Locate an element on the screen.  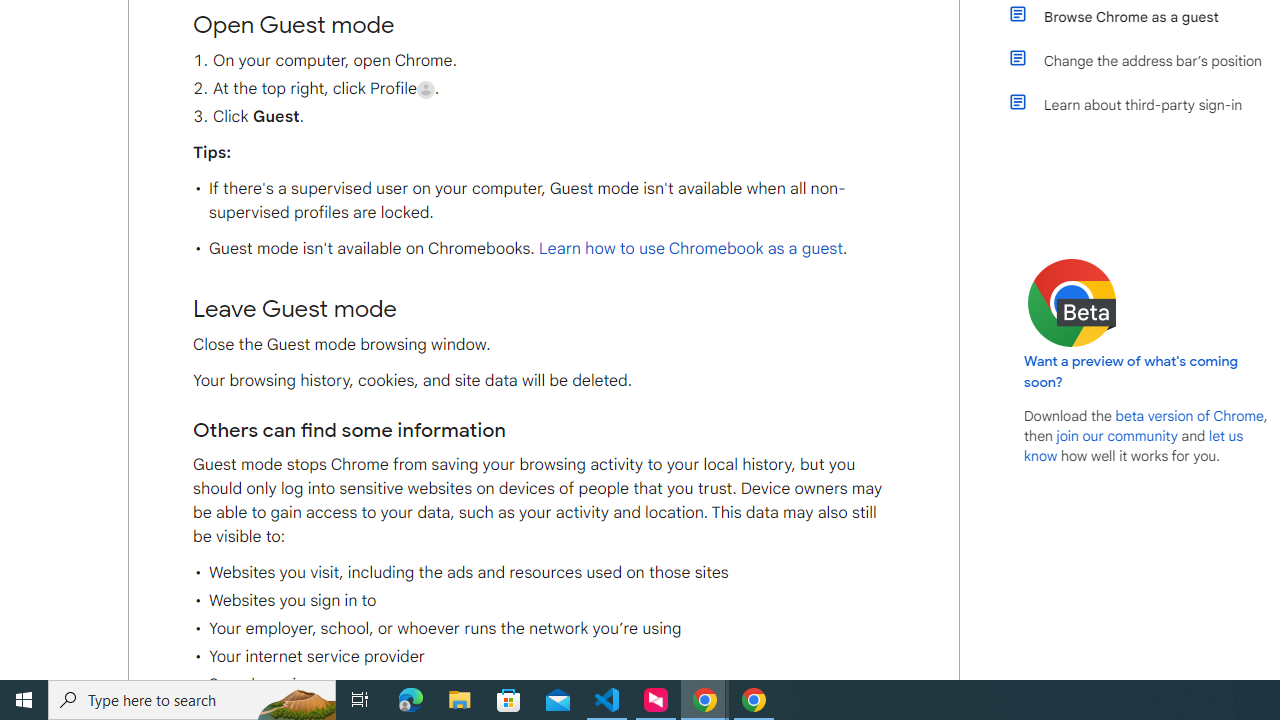
'Want a preview of what' is located at coordinates (1131, 371).